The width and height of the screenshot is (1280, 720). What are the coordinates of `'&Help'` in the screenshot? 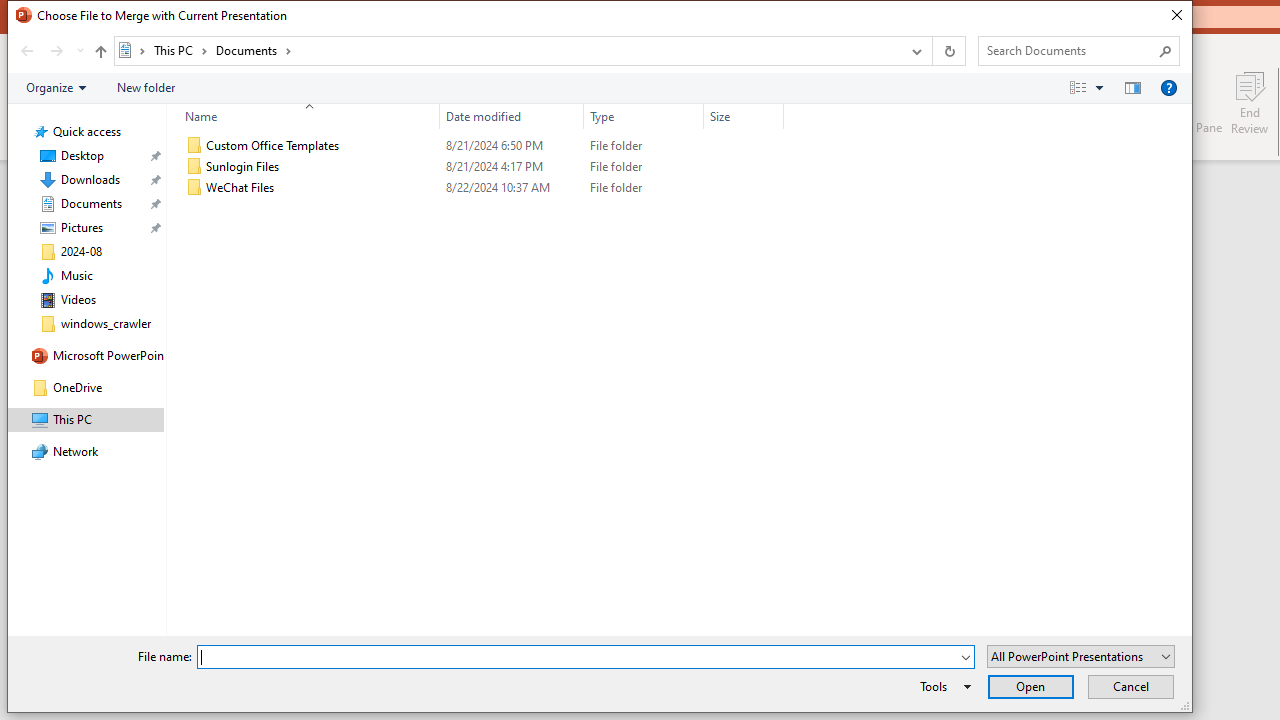 It's located at (1168, 86).